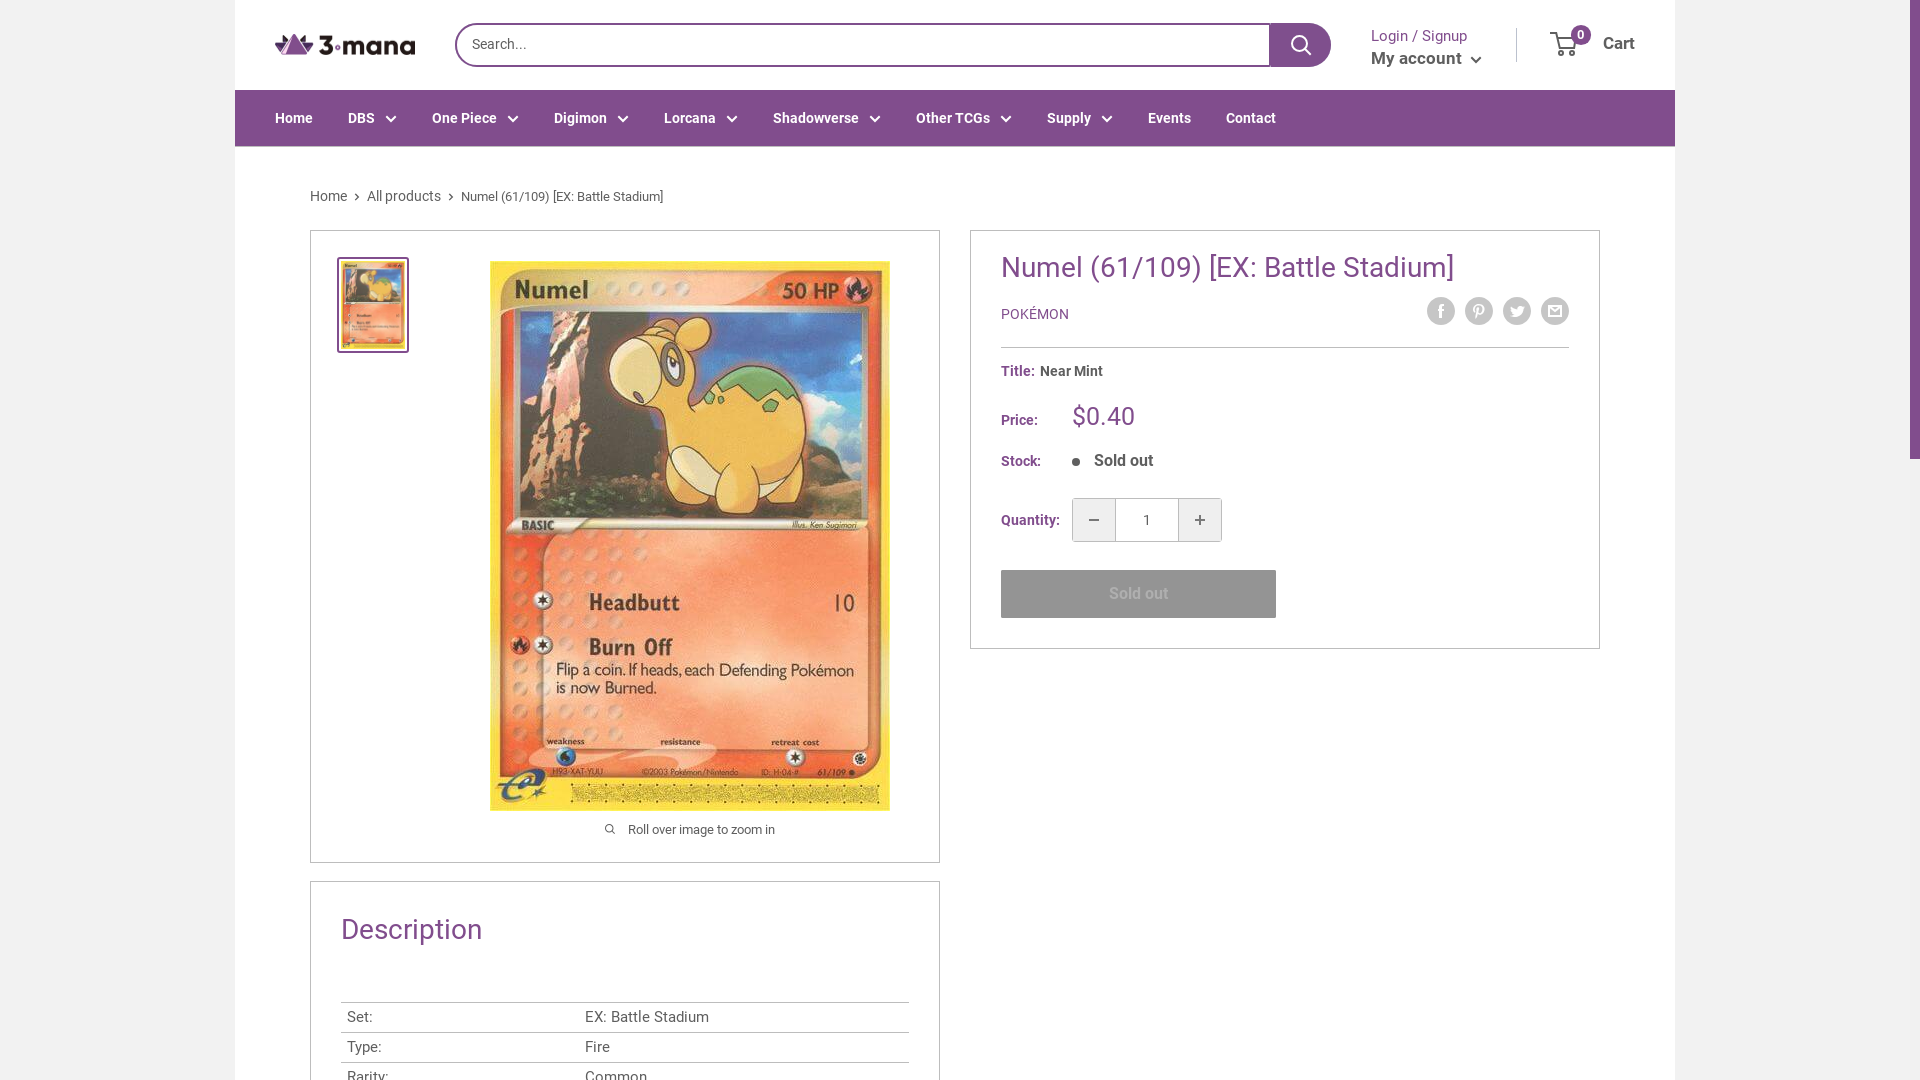  What do you see at coordinates (1138, 593) in the screenshot?
I see `'Sold out'` at bounding box center [1138, 593].